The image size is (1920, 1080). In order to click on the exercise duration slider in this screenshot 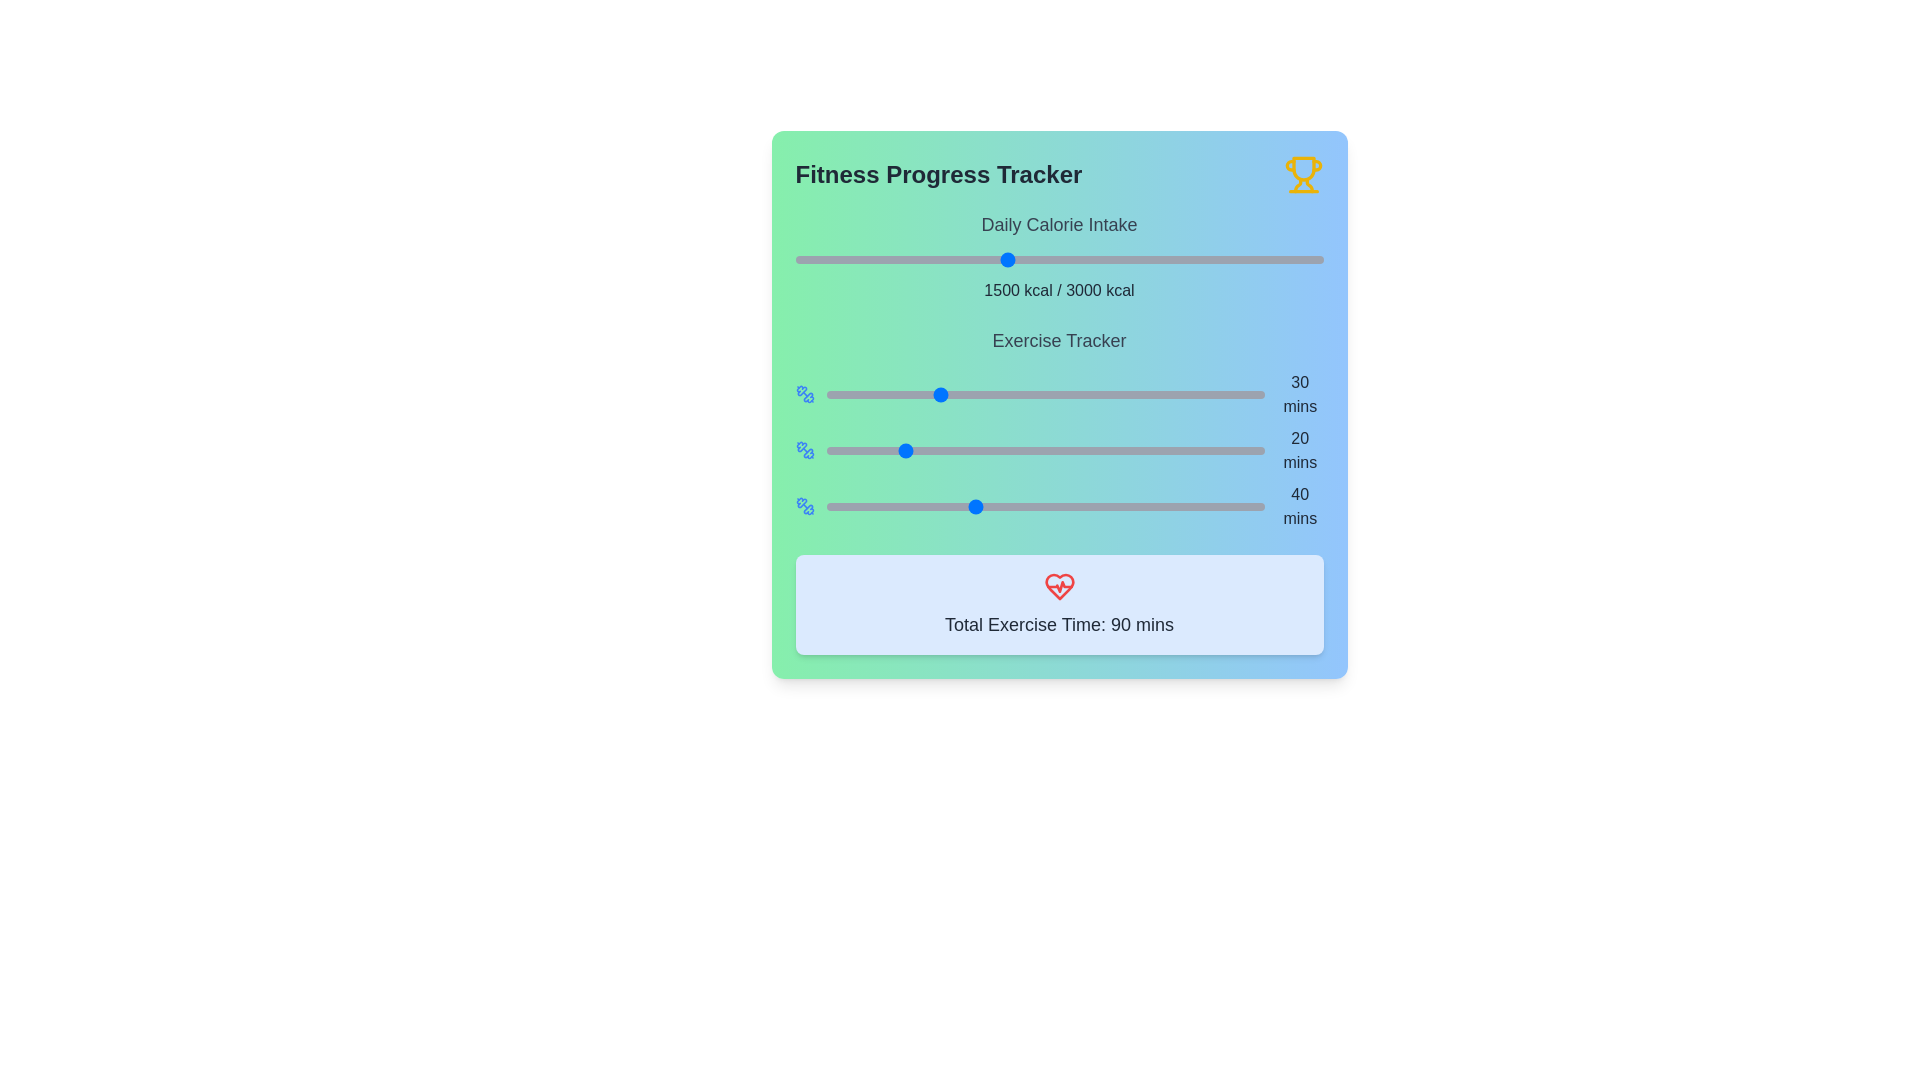, I will do `click(1006, 451)`.